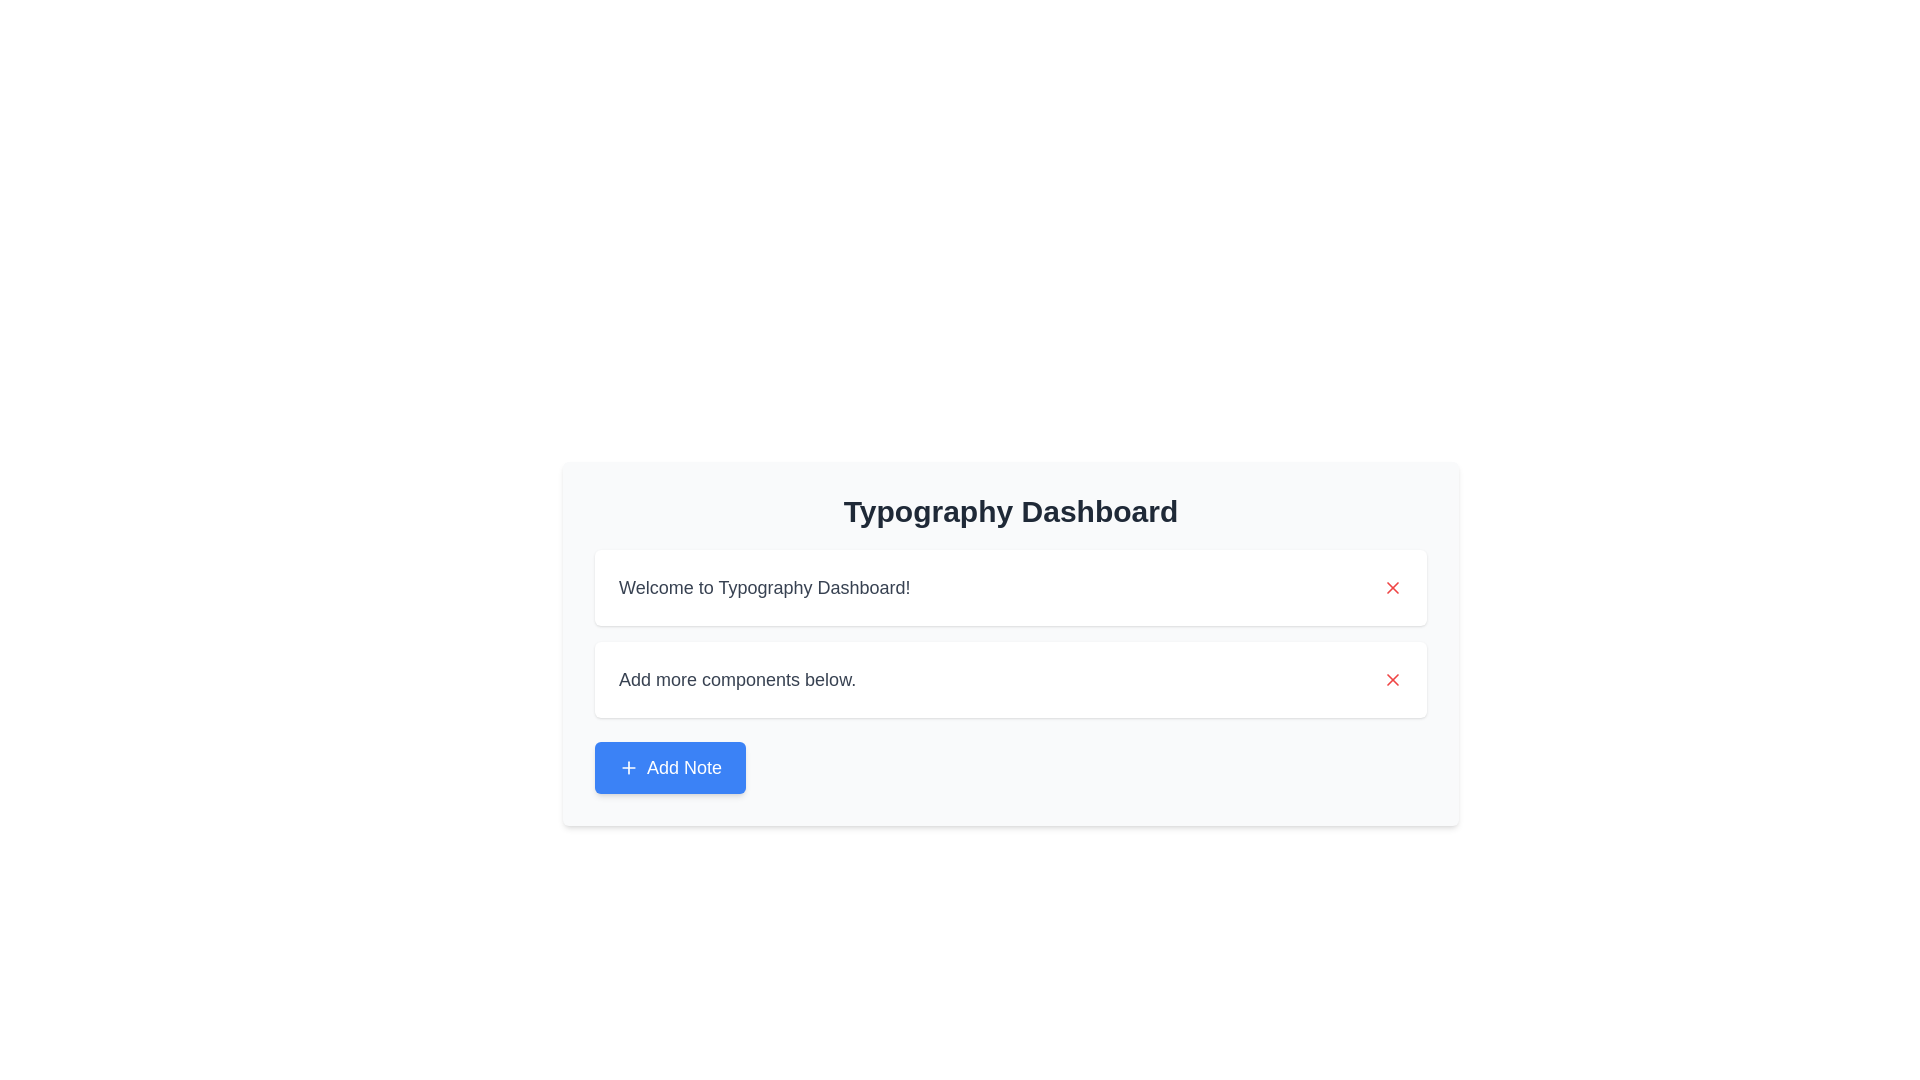 The width and height of the screenshot is (1920, 1080). I want to click on the close/delete icon located at the top-right side of the input field containing 'Welcome to Typography Dashboard!', so click(1391, 586).